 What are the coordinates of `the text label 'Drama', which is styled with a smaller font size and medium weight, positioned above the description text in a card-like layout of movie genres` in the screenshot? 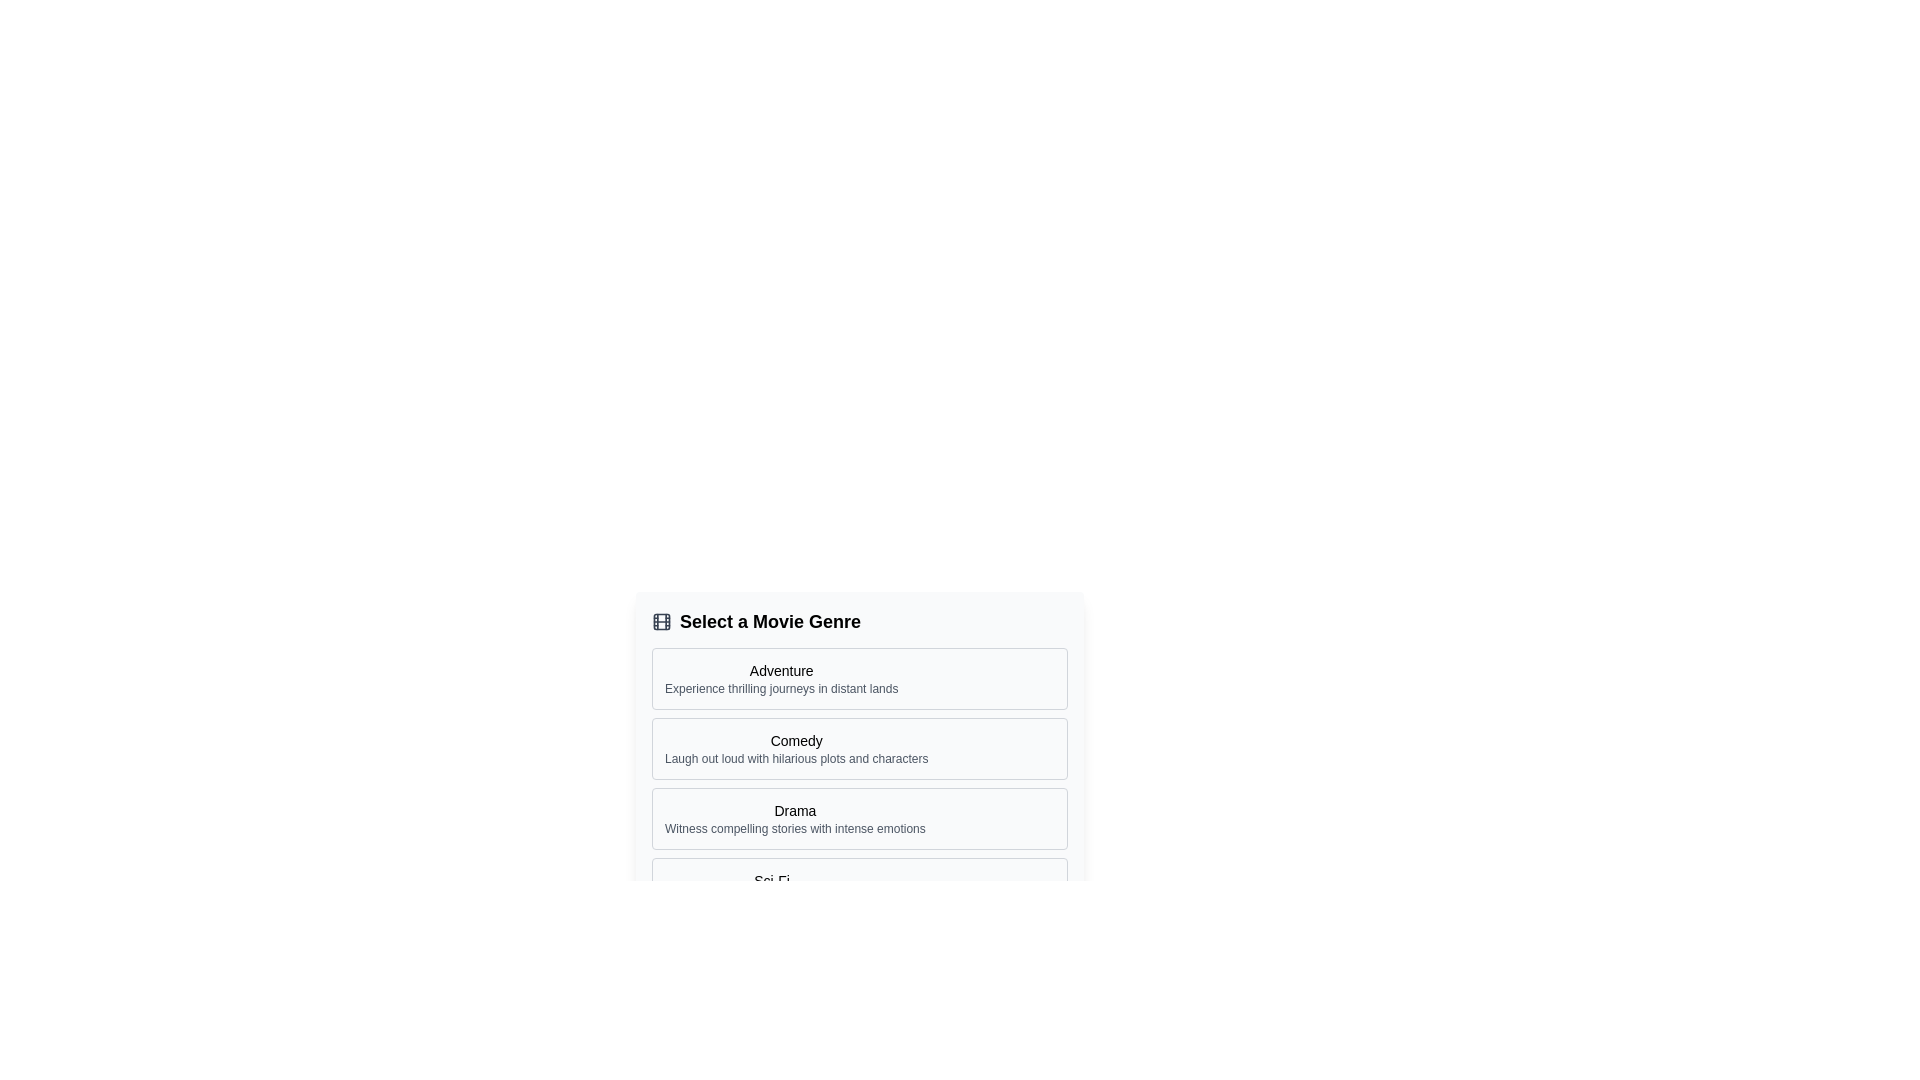 It's located at (794, 810).